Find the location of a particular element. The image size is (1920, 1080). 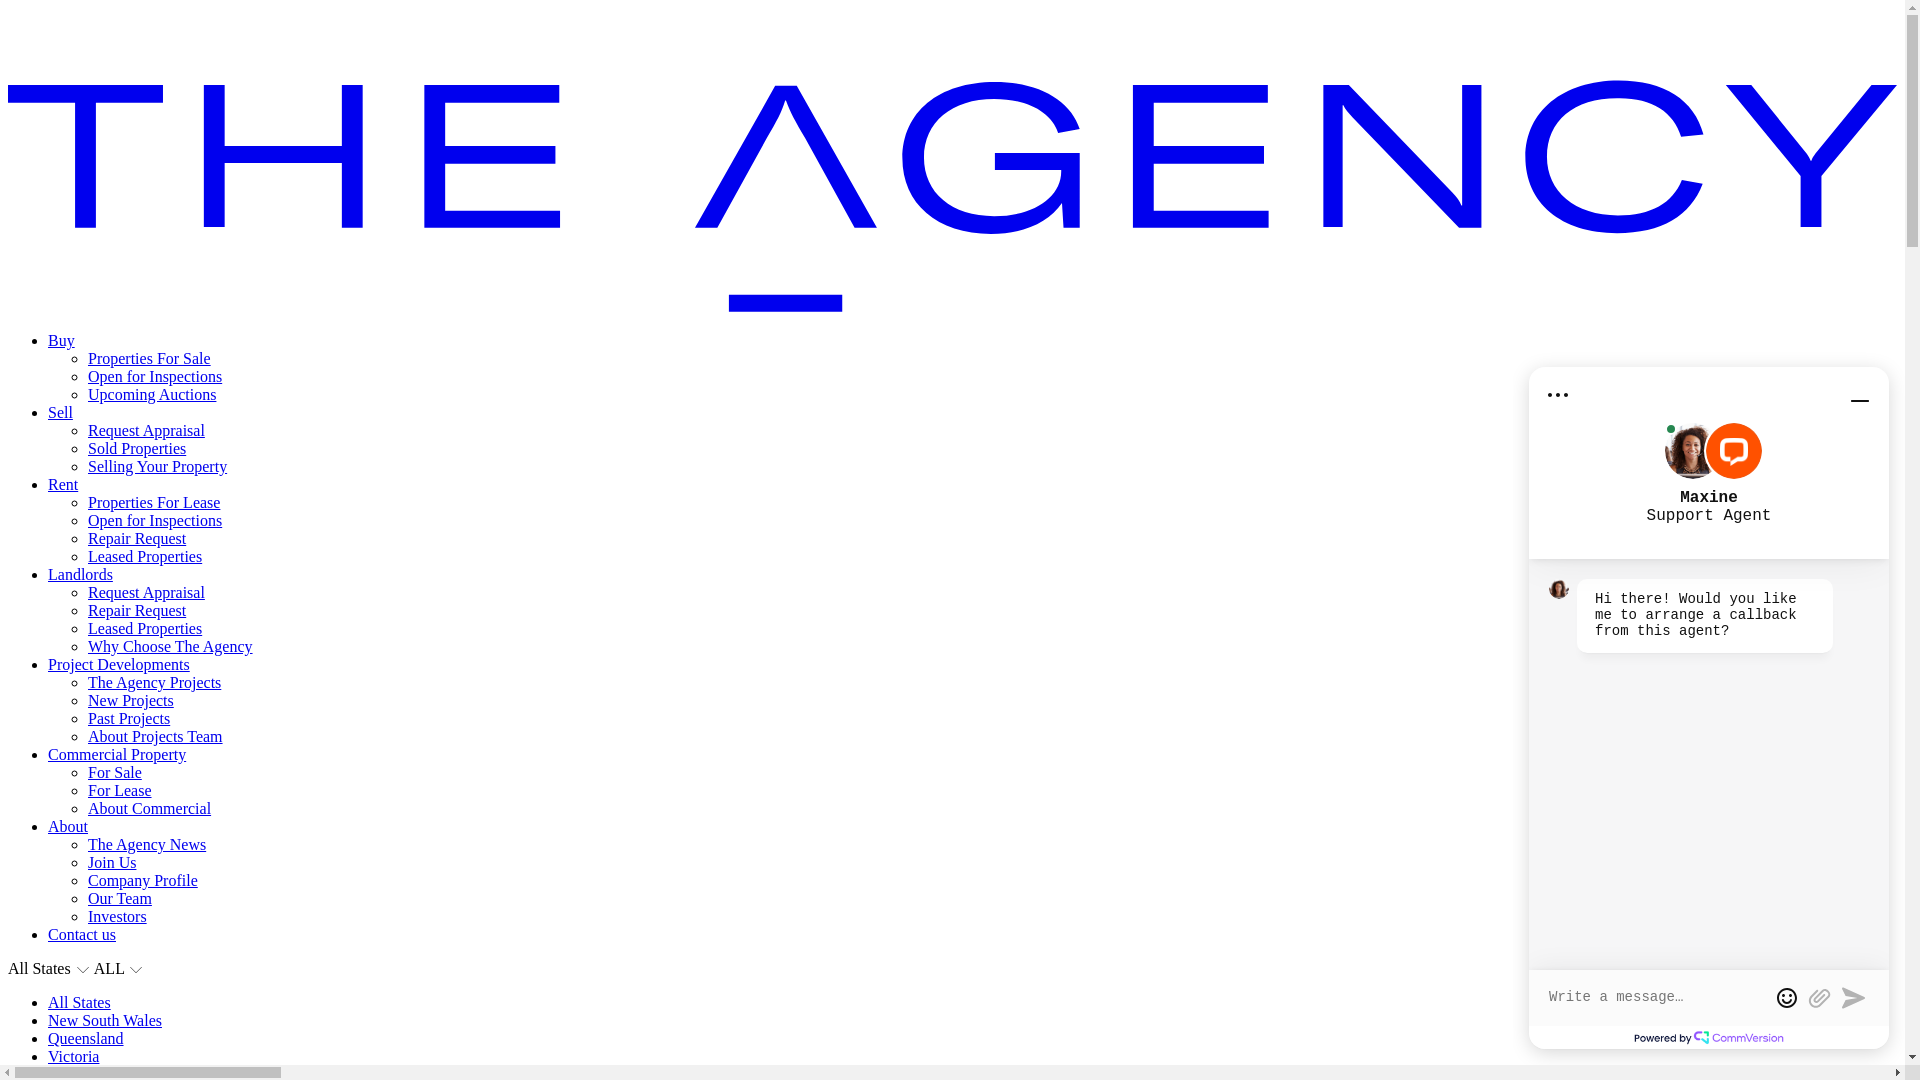

'Queensland' is located at coordinates (85, 1037).